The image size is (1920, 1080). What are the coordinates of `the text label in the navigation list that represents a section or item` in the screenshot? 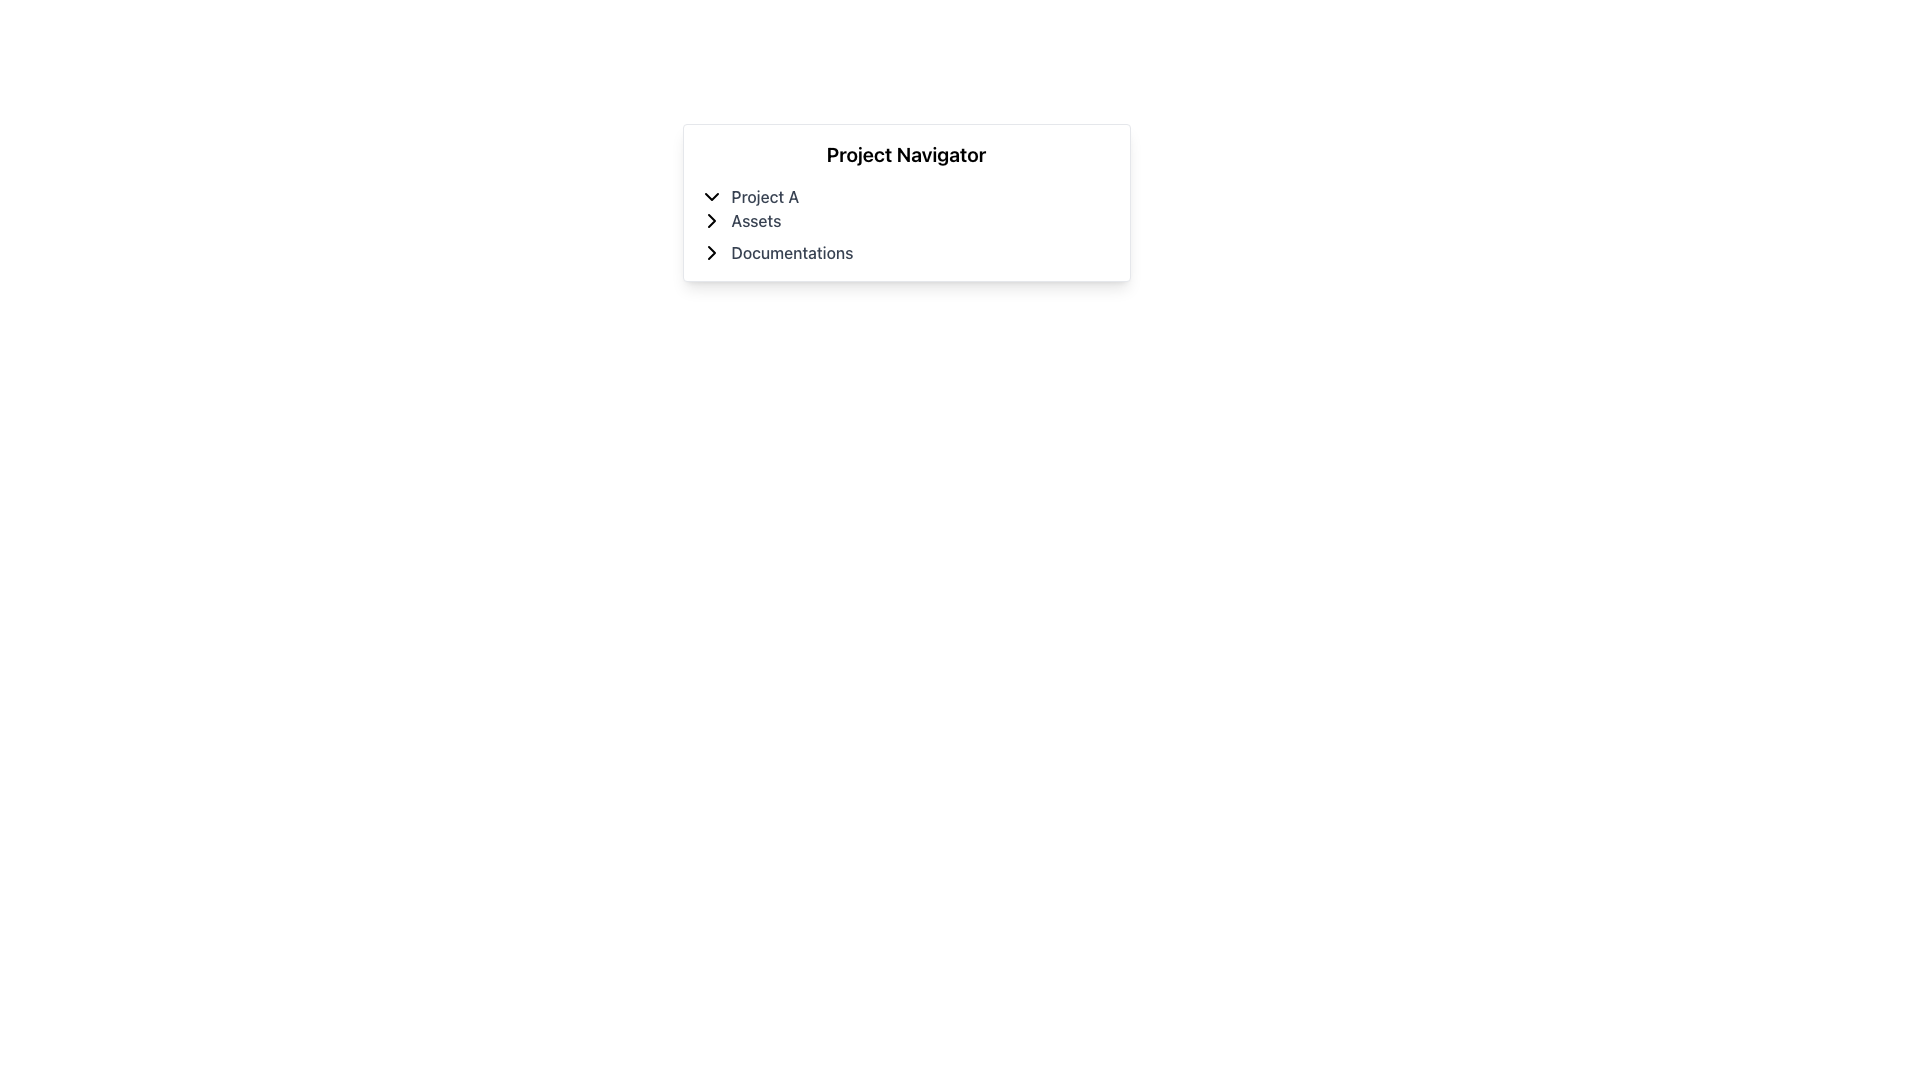 It's located at (791, 252).